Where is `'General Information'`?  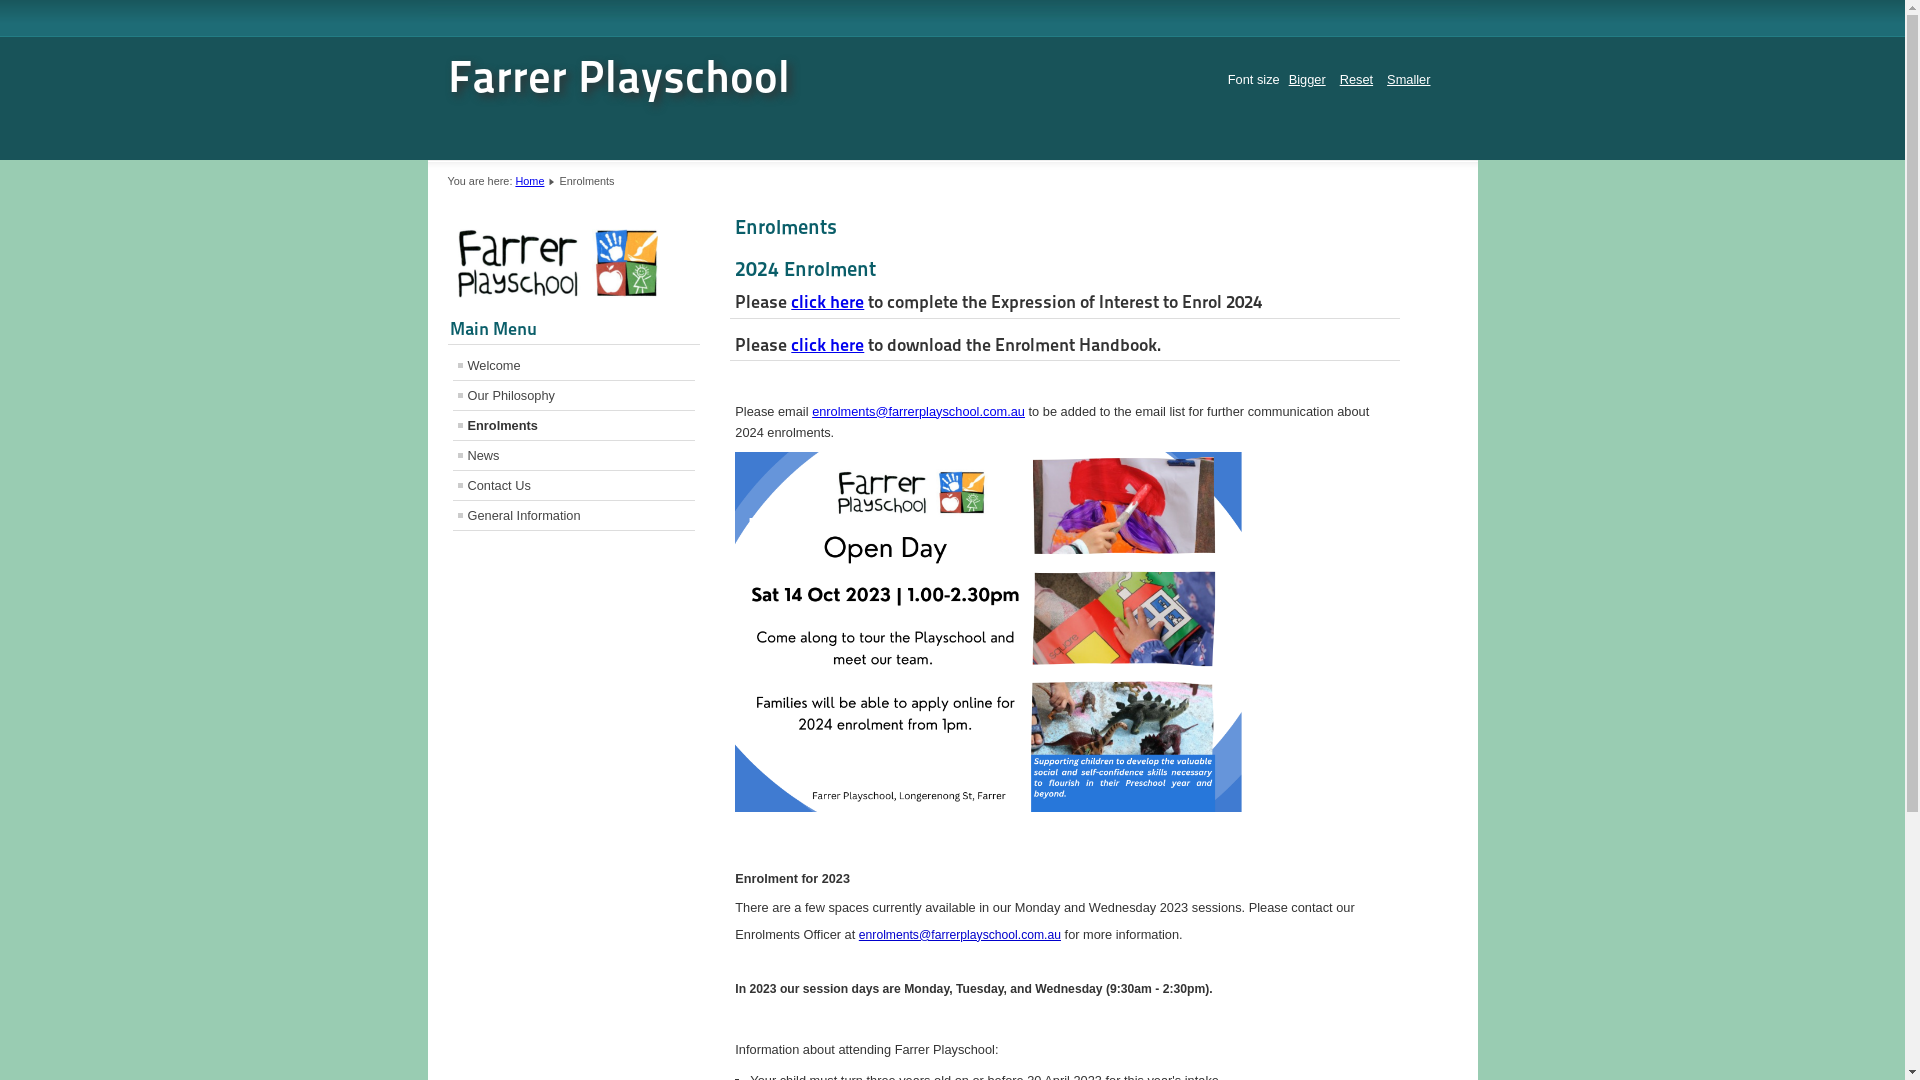
'General Information' is located at coordinates (450, 514).